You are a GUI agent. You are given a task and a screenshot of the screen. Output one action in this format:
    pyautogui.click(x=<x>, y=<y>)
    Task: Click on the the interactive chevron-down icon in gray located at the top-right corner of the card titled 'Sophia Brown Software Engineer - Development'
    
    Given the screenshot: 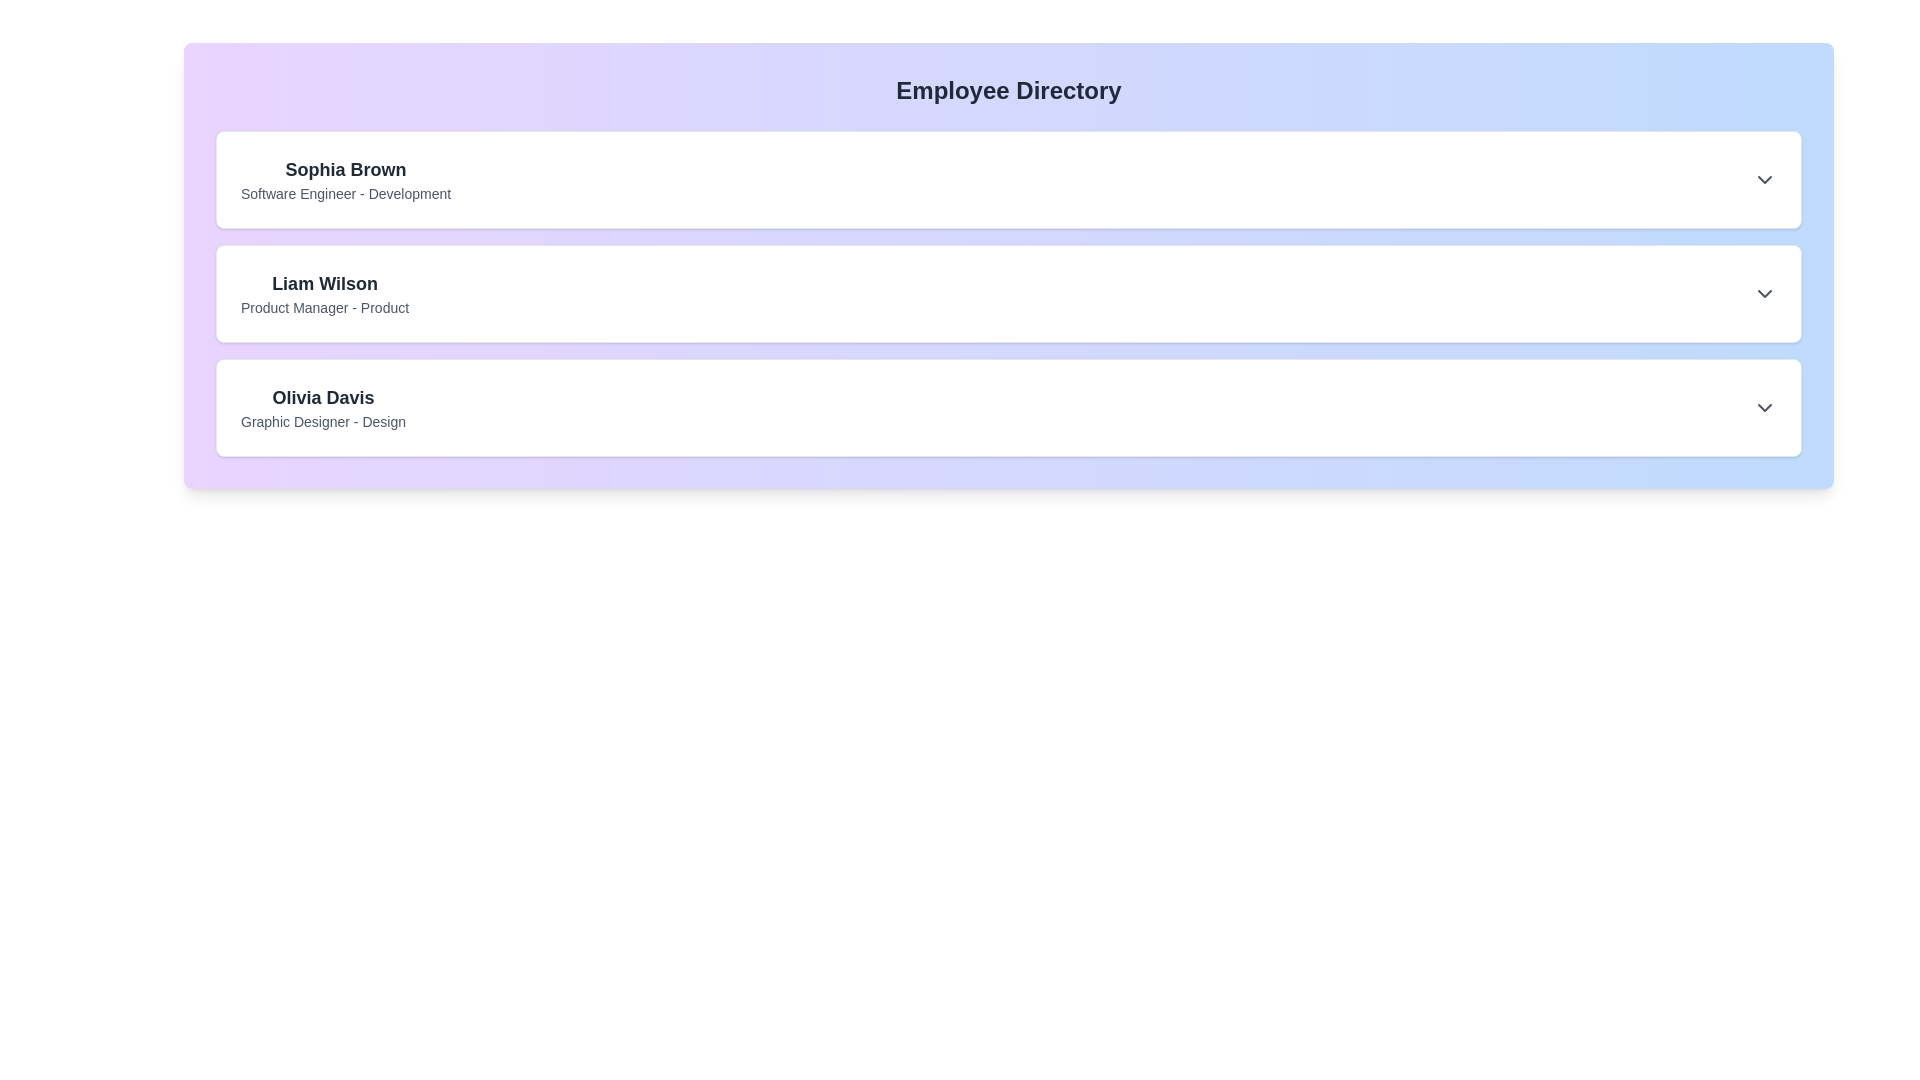 What is the action you would take?
    pyautogui.click(x=1765, y=180)
    